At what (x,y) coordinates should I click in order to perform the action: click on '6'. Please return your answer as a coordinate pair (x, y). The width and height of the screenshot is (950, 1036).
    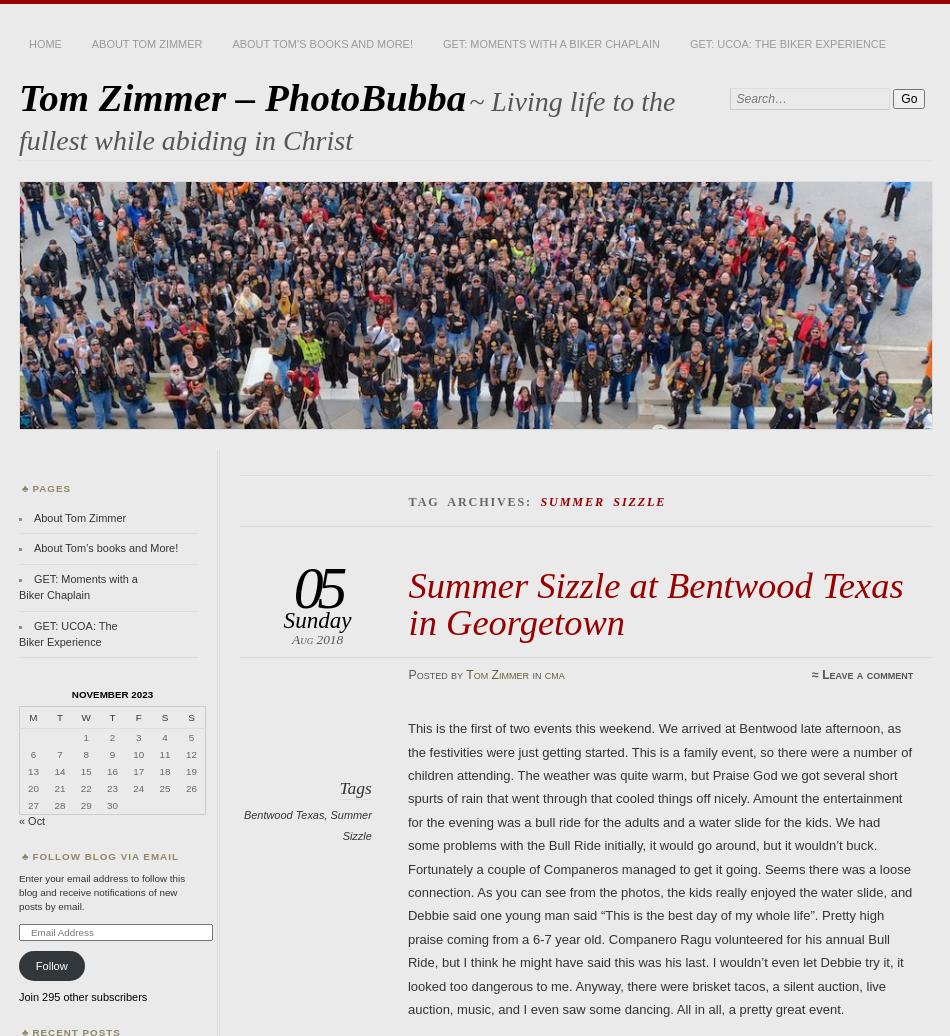
    Looking at the image, I should click on (32, 754).